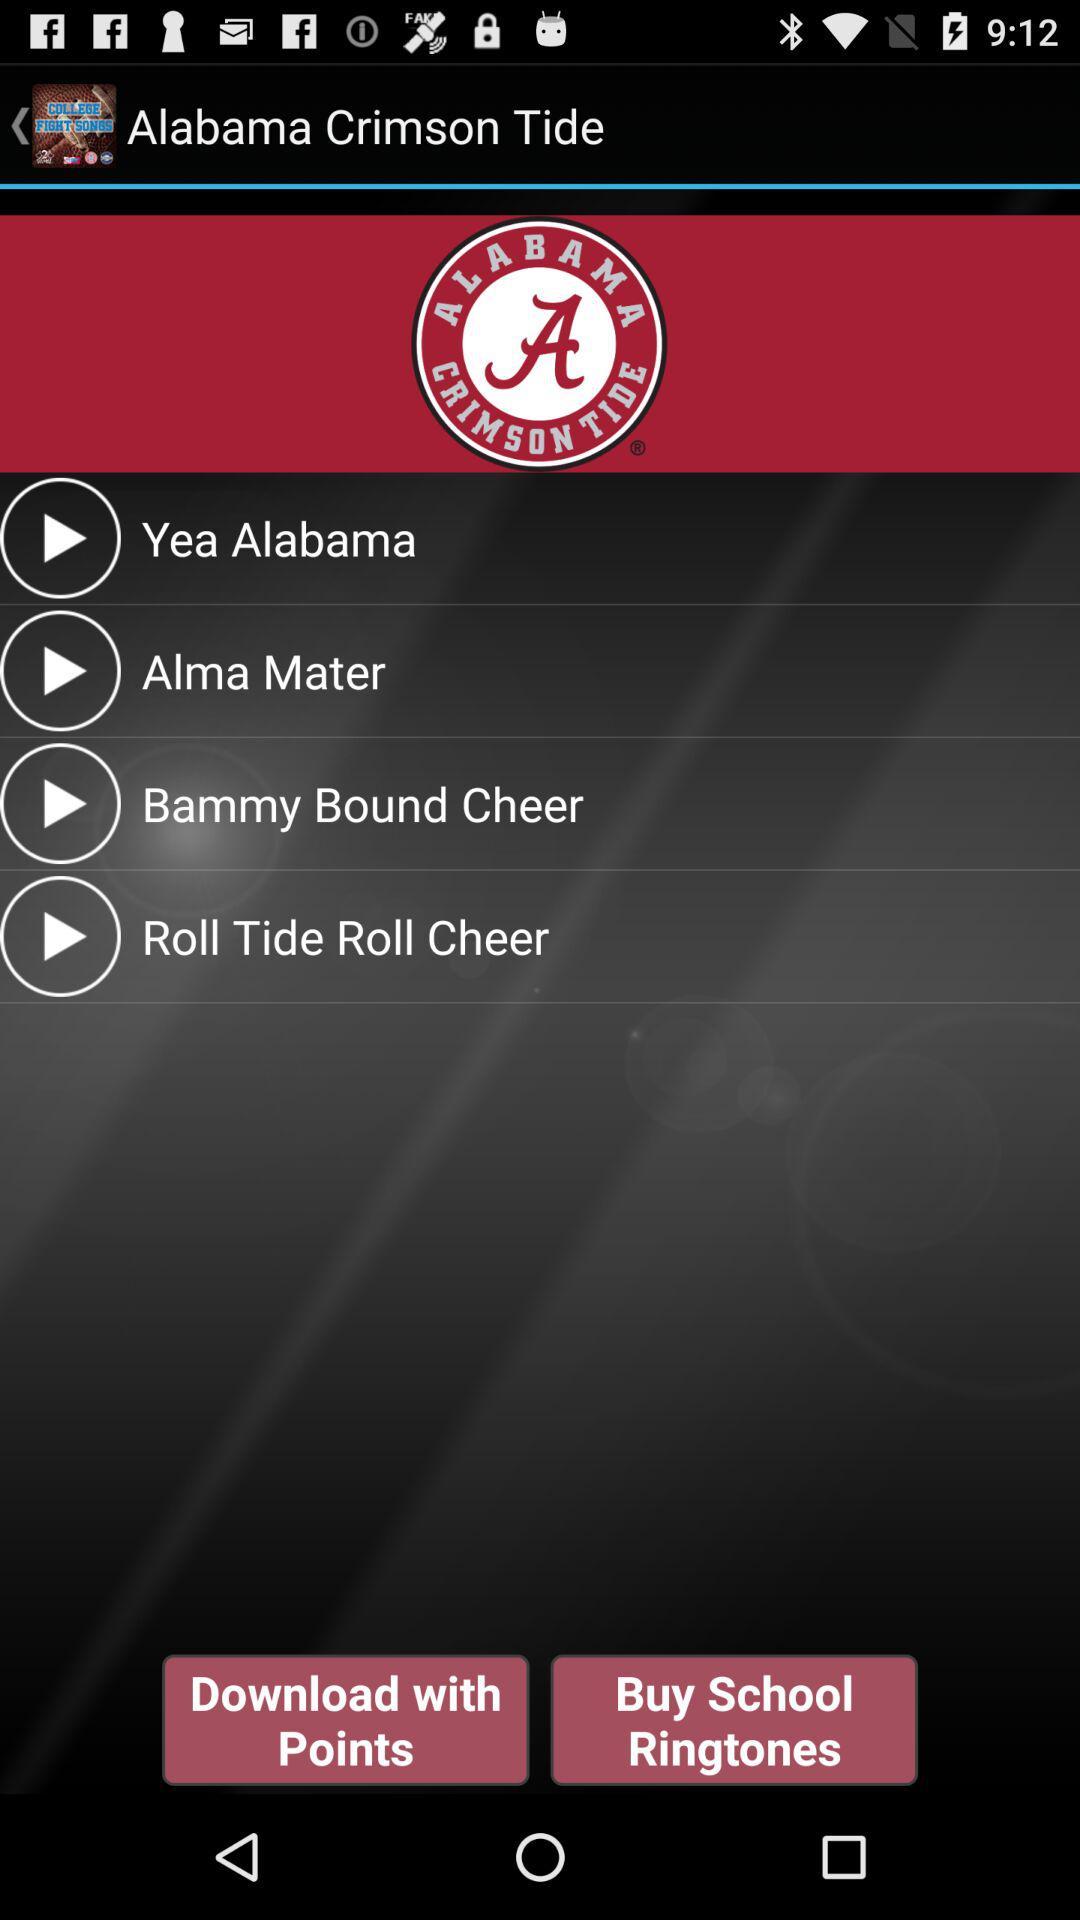  Describe the element at coordinates (59, 538) in the screenshot. I see `go back` at that location.